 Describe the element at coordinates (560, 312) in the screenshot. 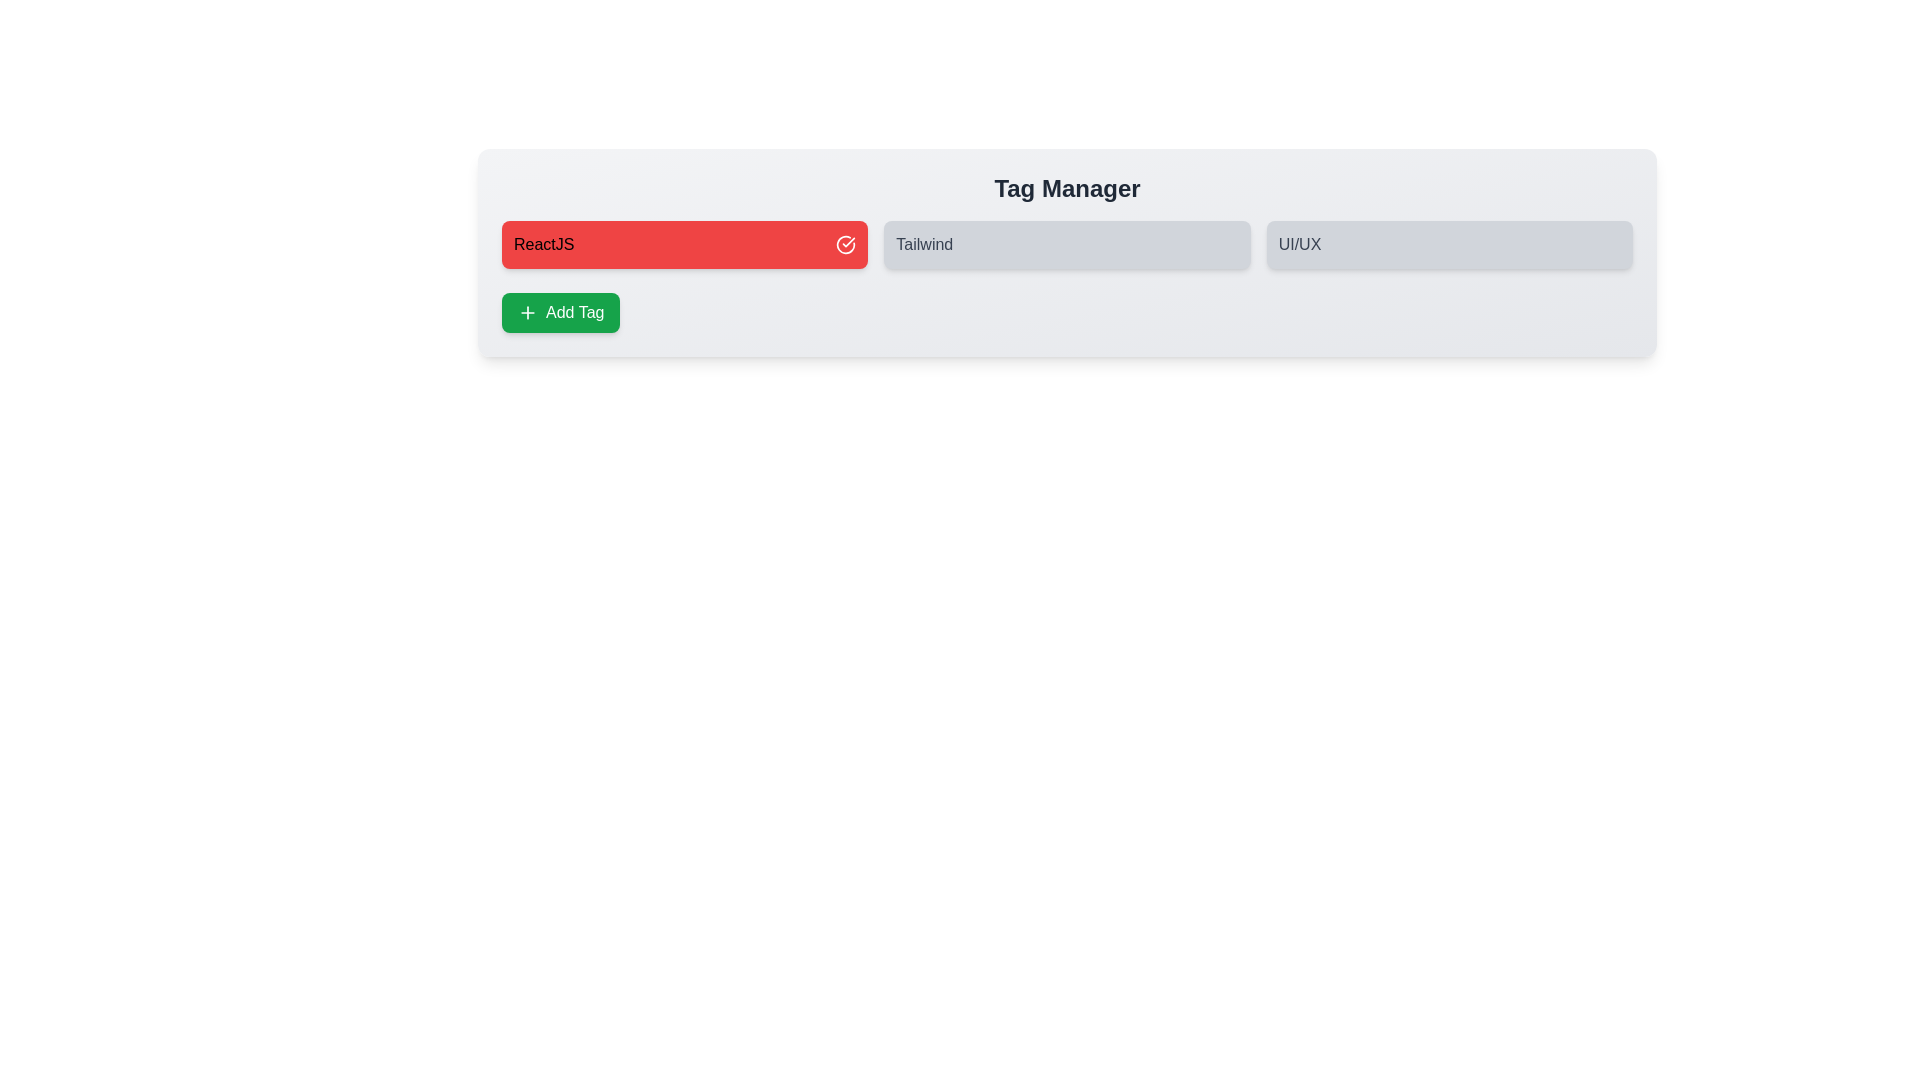

I see `the 'Add Tag' button to add a new tag` at that location.